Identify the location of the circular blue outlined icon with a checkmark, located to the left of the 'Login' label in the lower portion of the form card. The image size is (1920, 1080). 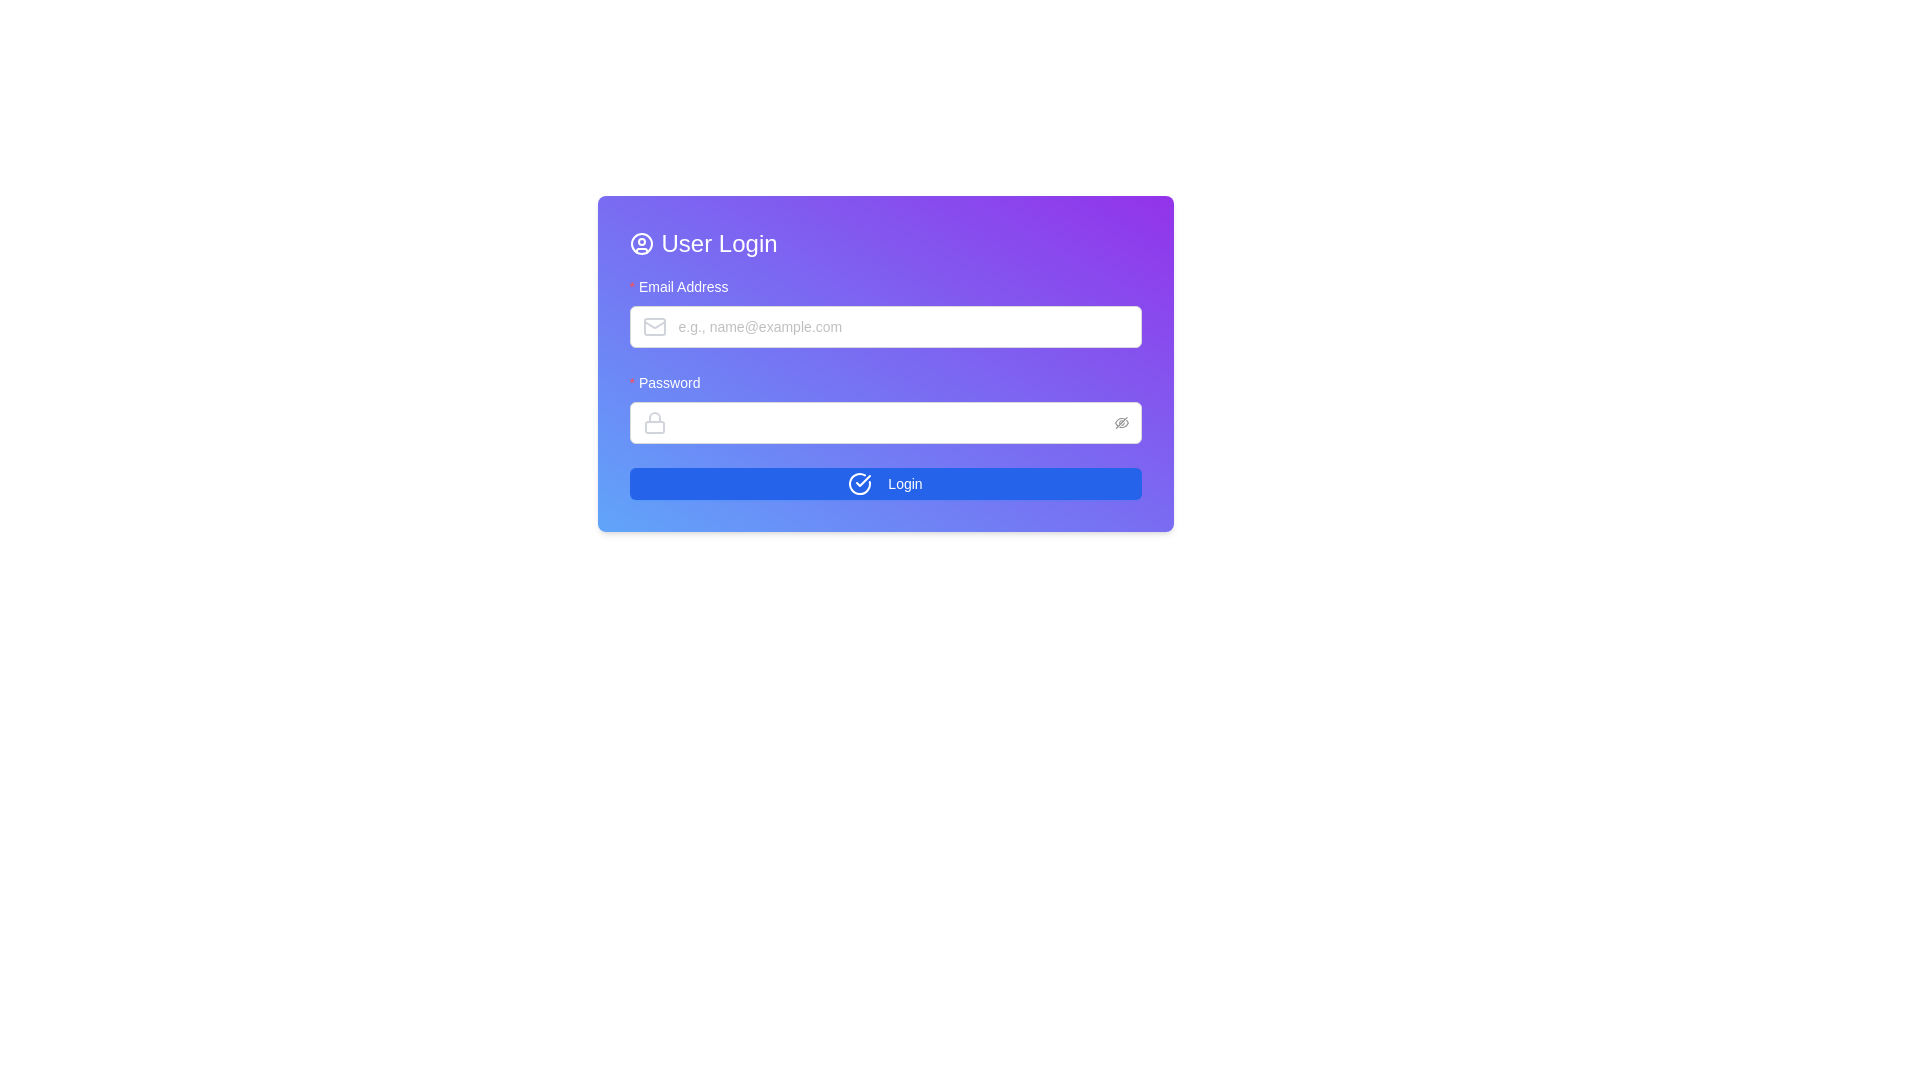
(860, 483).